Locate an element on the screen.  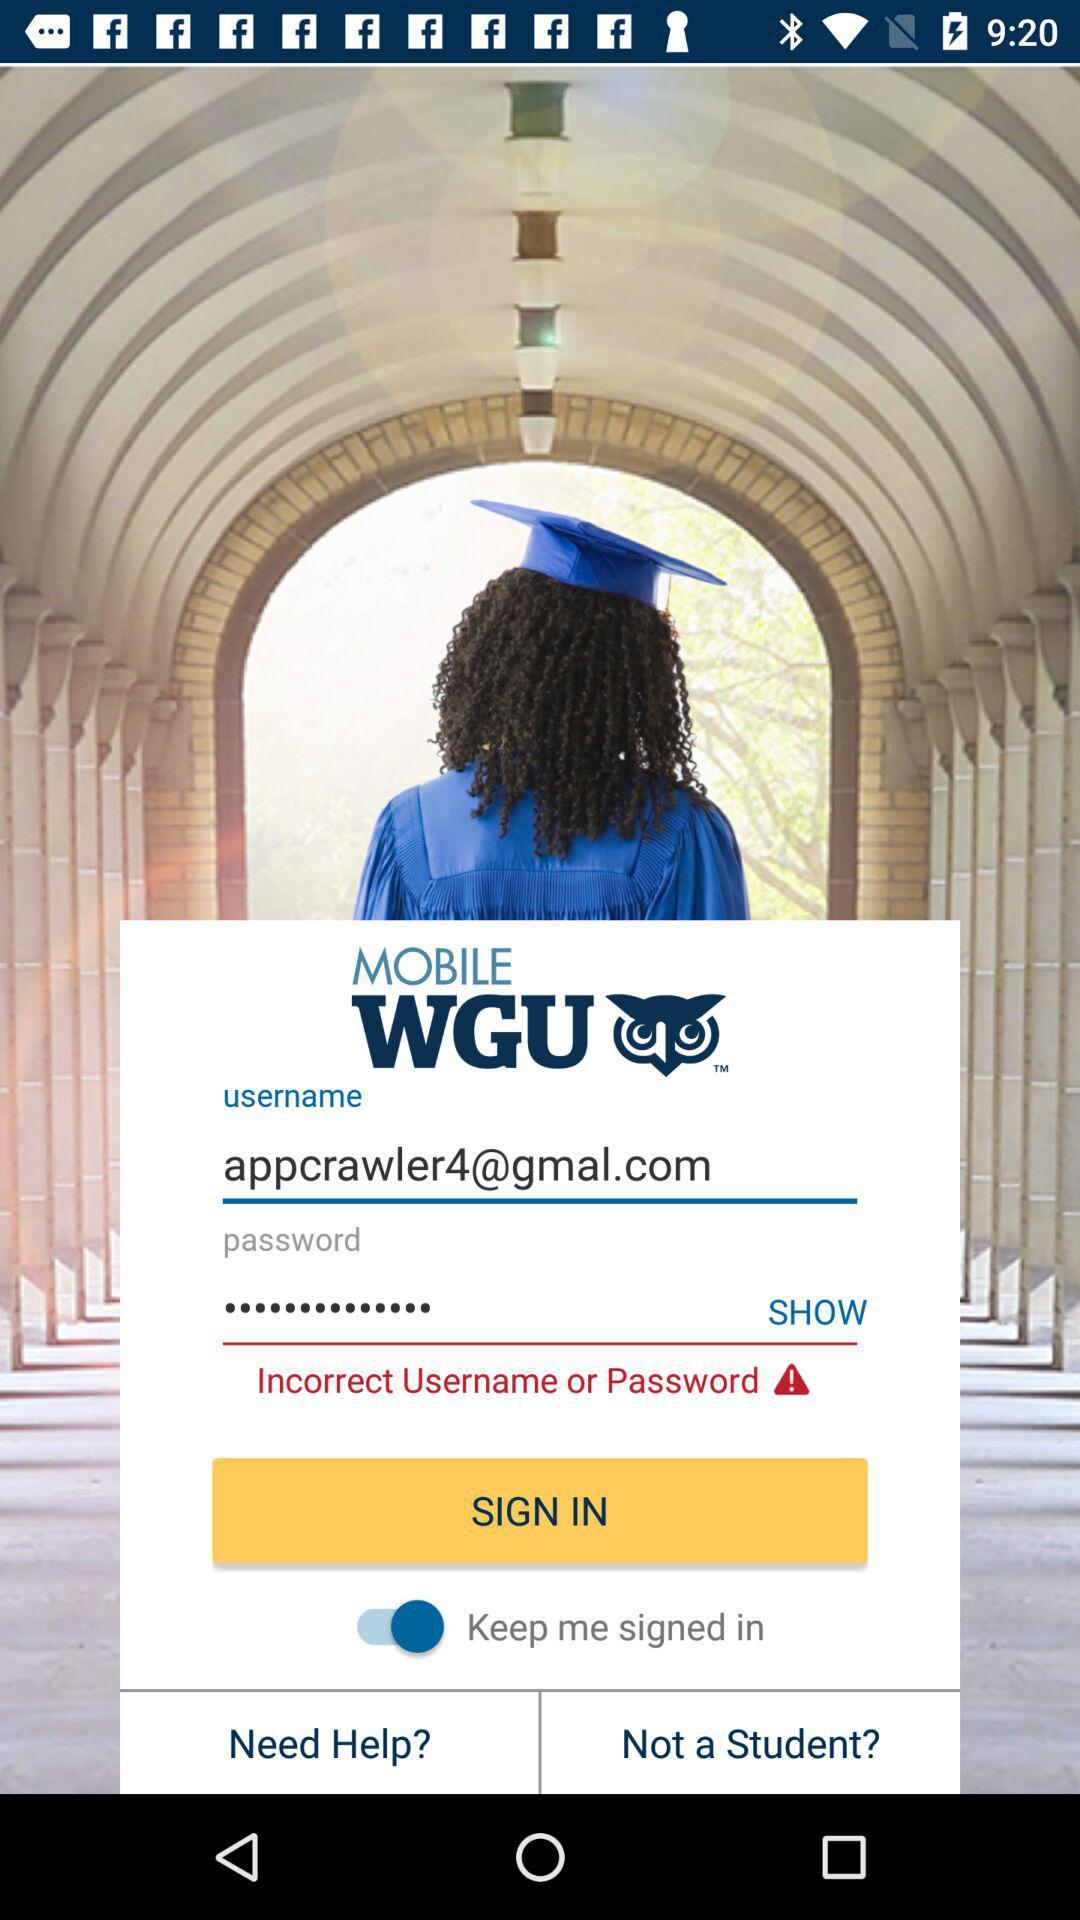
icon above the need help? item is located at coordinates (390, 1626).